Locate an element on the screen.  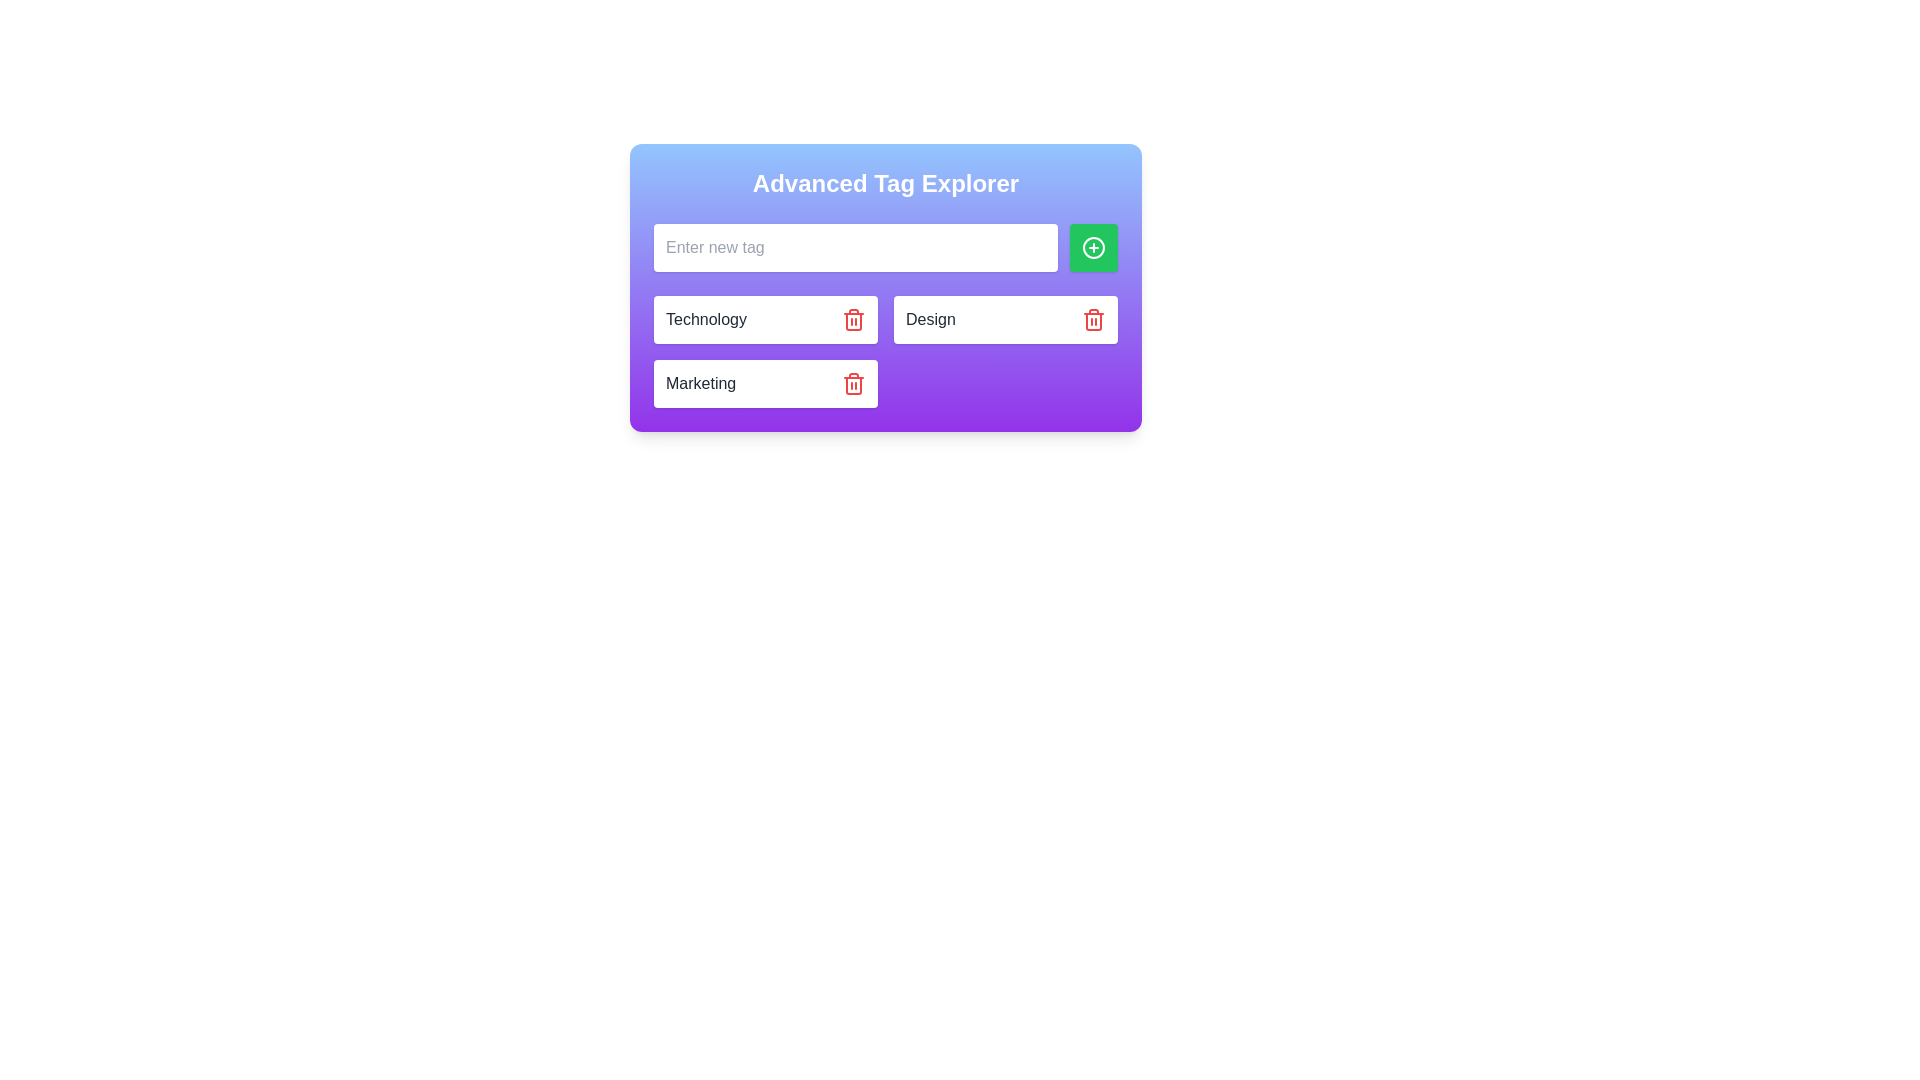
the delete button for the 'Marketing' tag is located at coordinates (854, 384).